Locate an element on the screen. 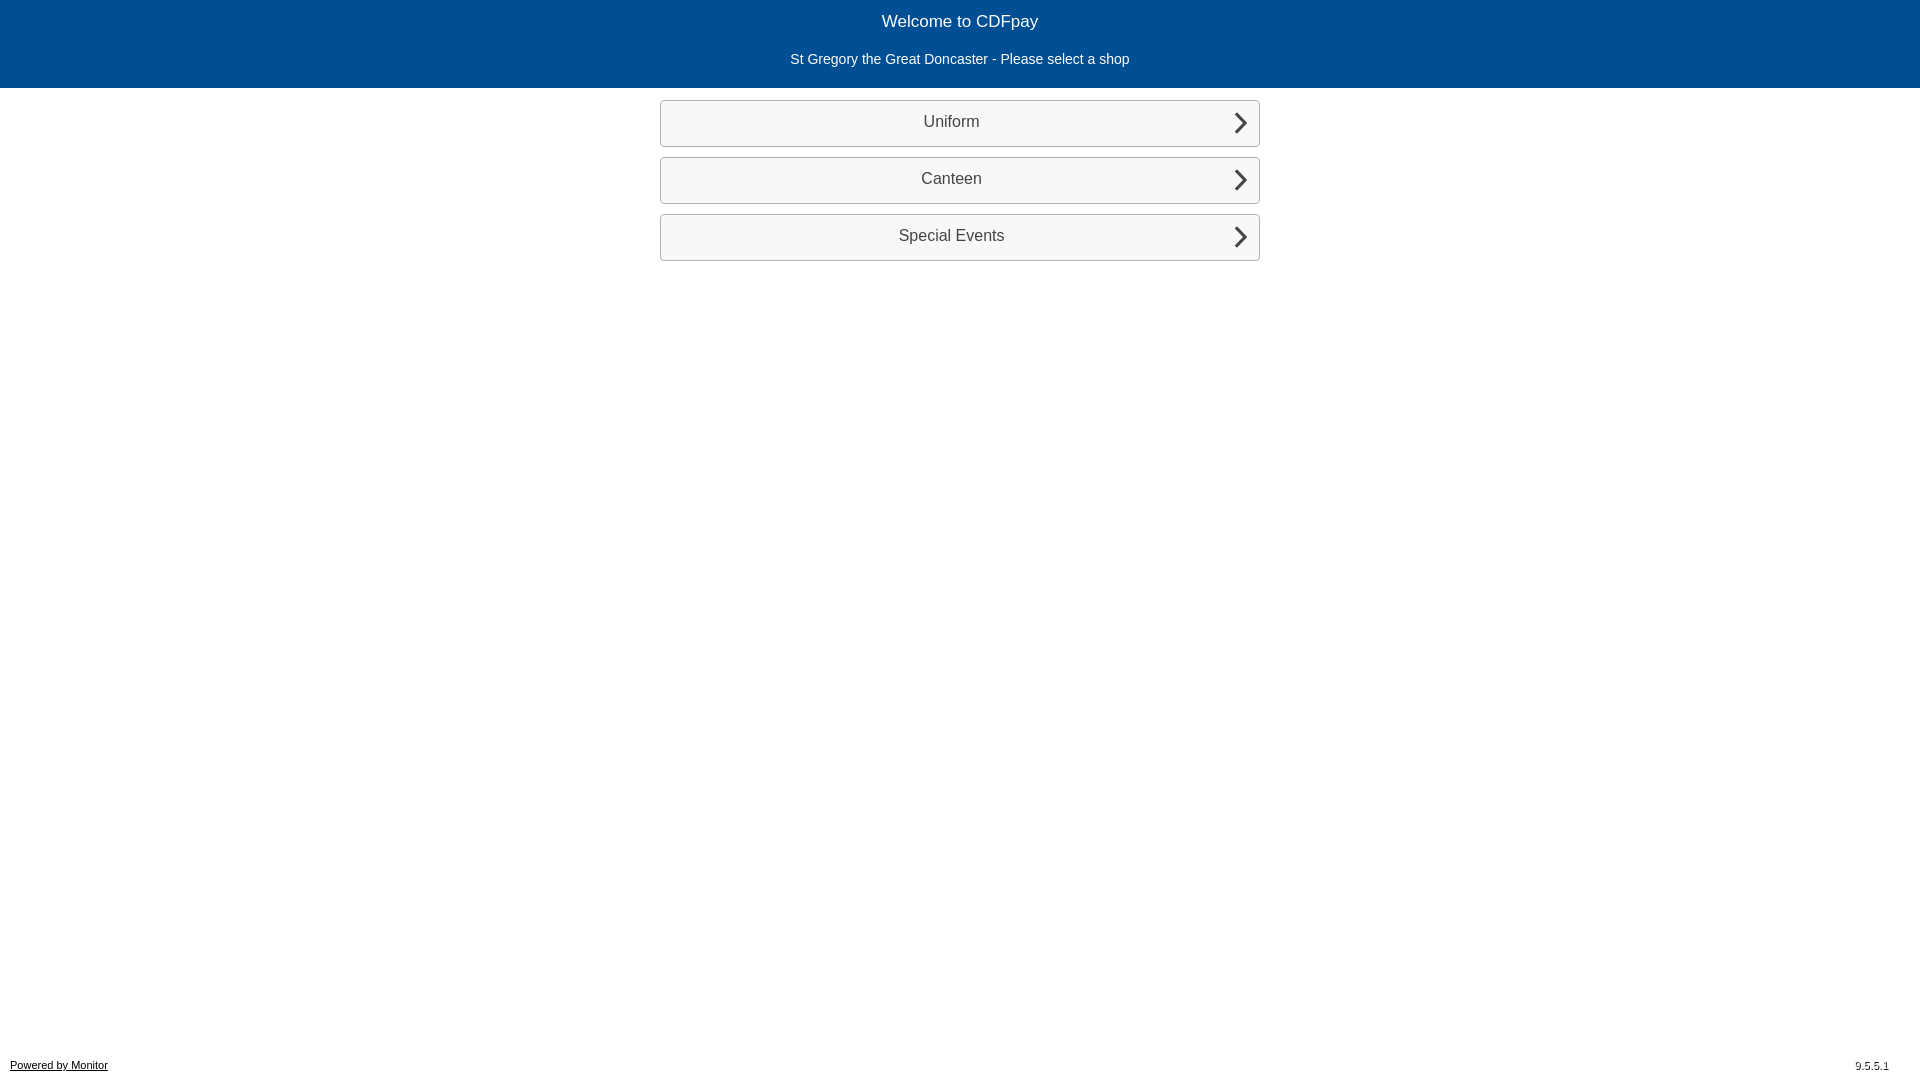  'Powered by Monitor' is located at coordinates (9, 1063).